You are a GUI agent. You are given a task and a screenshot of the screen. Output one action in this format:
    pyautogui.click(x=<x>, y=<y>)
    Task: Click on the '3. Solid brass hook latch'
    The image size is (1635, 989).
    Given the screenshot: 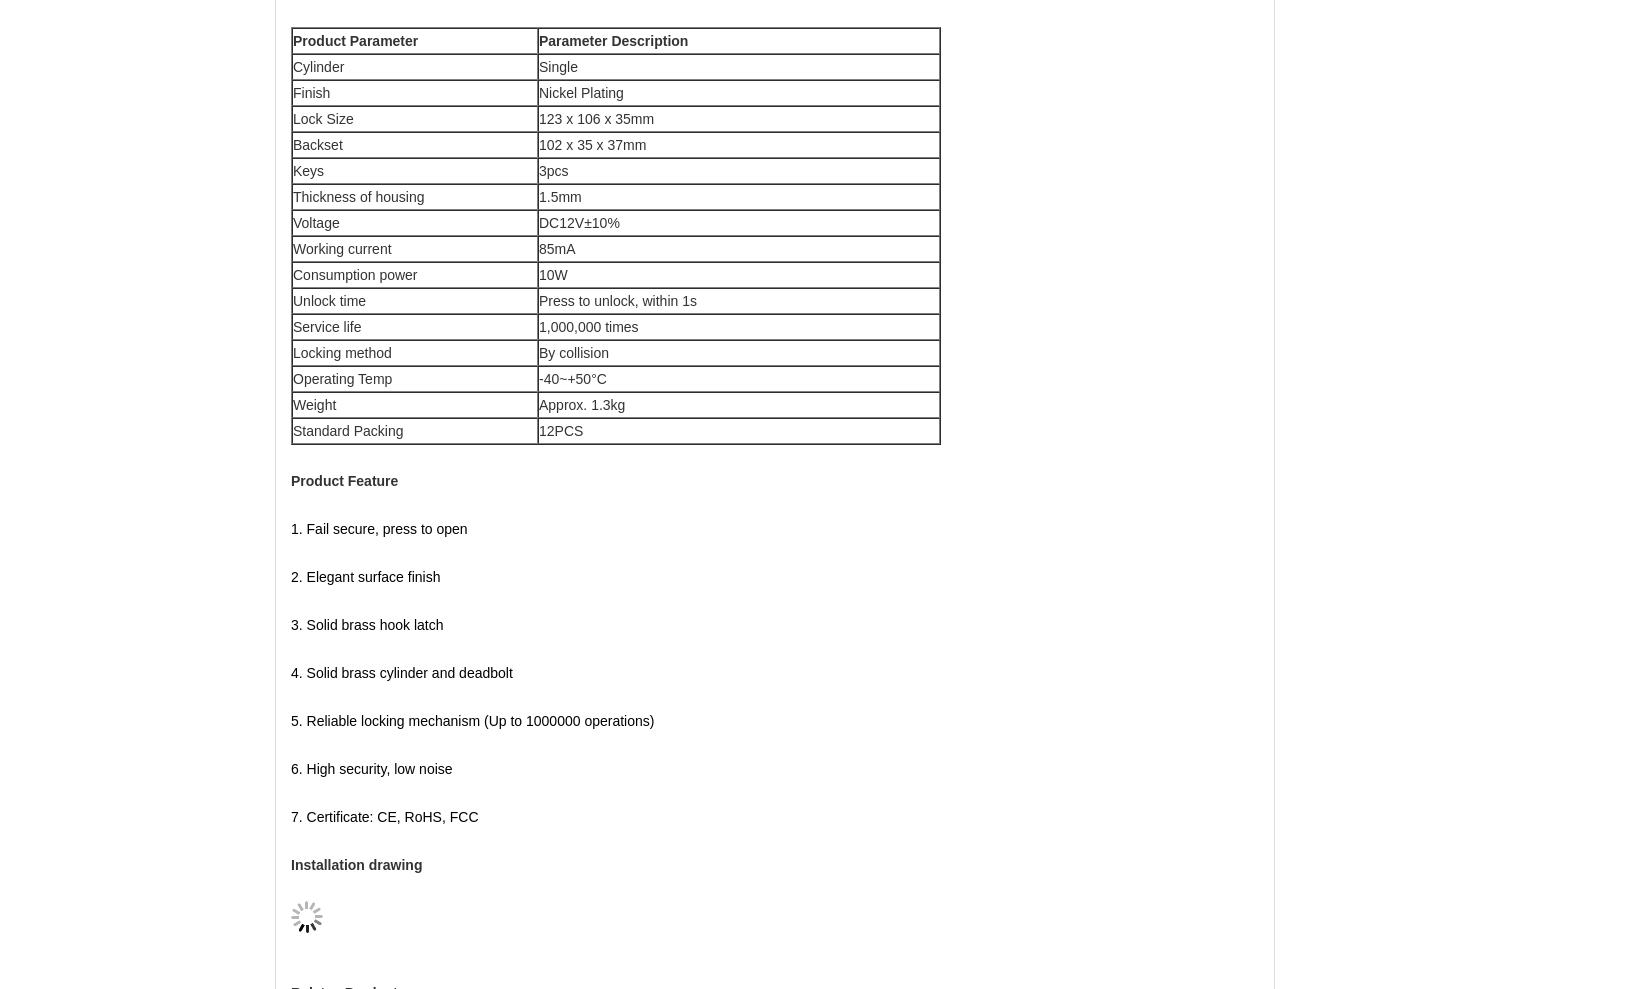 What is the action you would take?
    pyautogui.click(x=366, y=625)
    